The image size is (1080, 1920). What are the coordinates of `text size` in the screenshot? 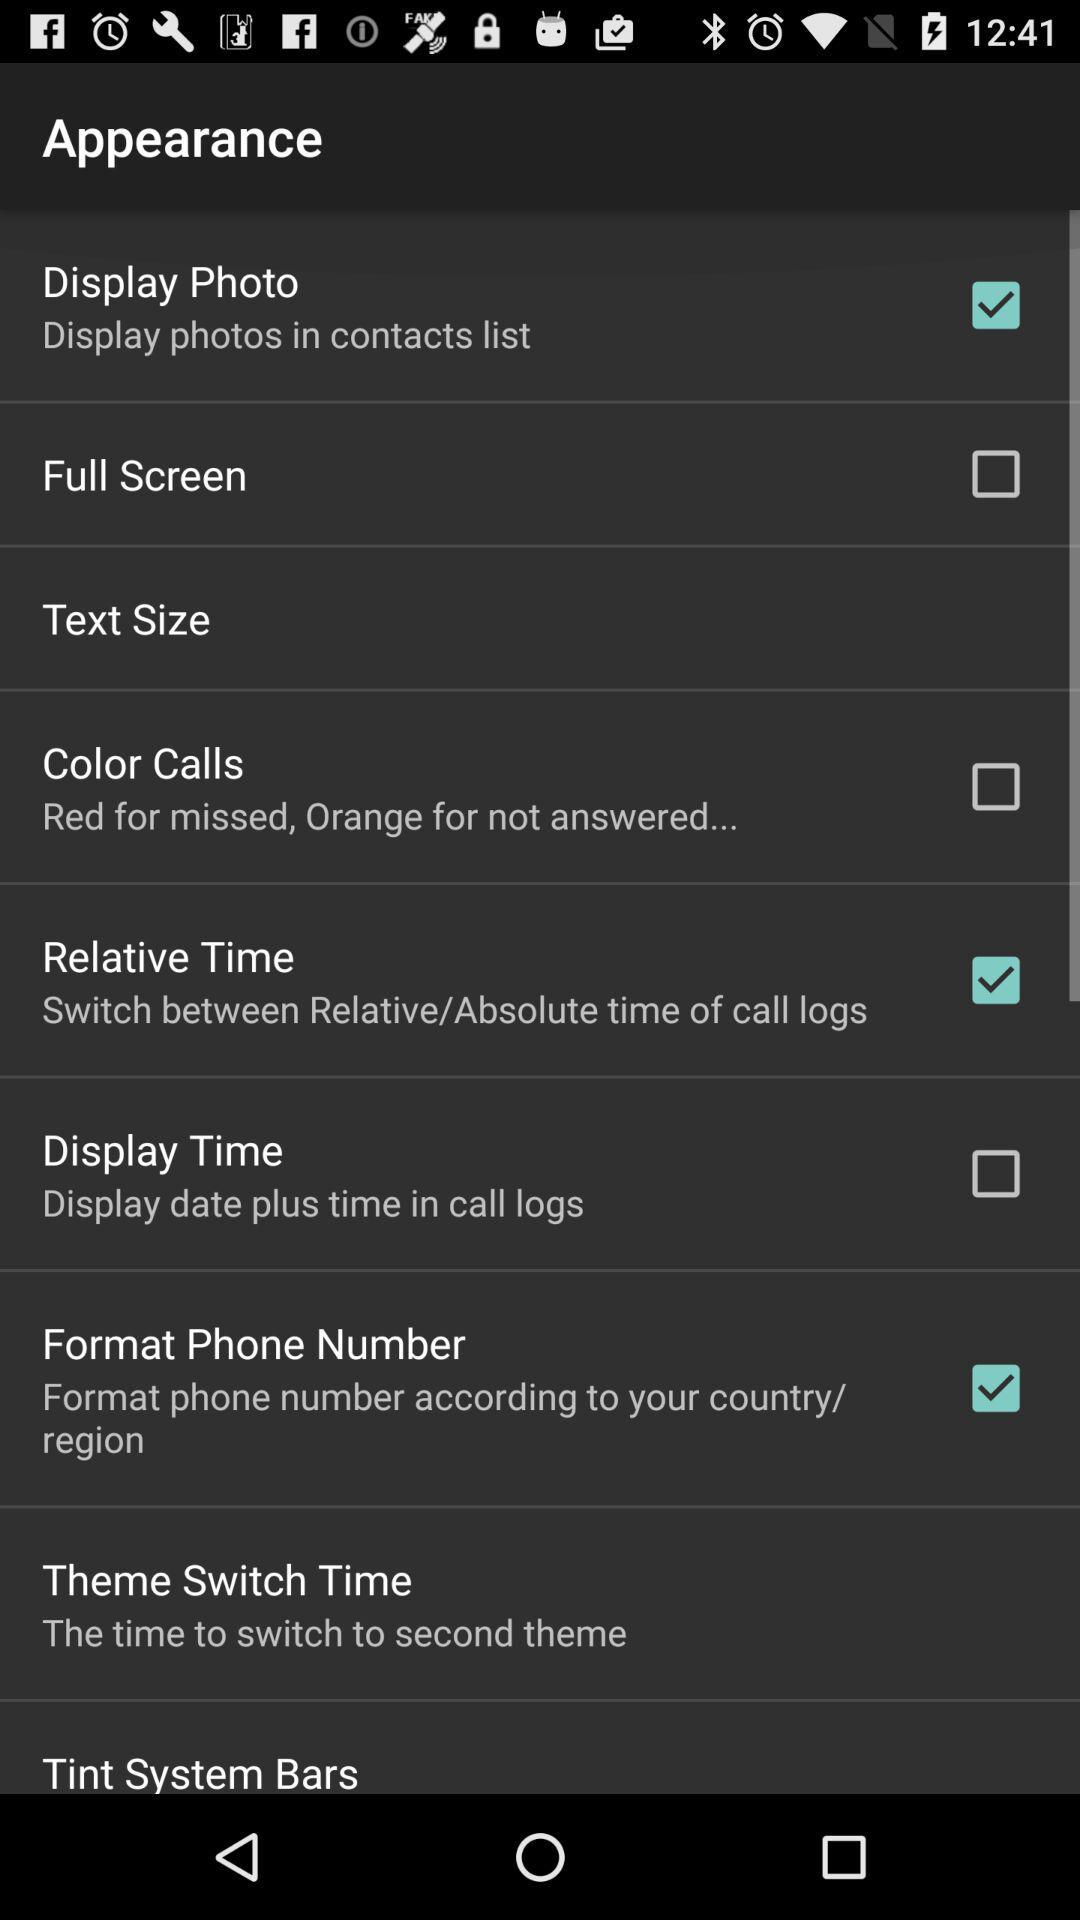 It's located at (126, 616).